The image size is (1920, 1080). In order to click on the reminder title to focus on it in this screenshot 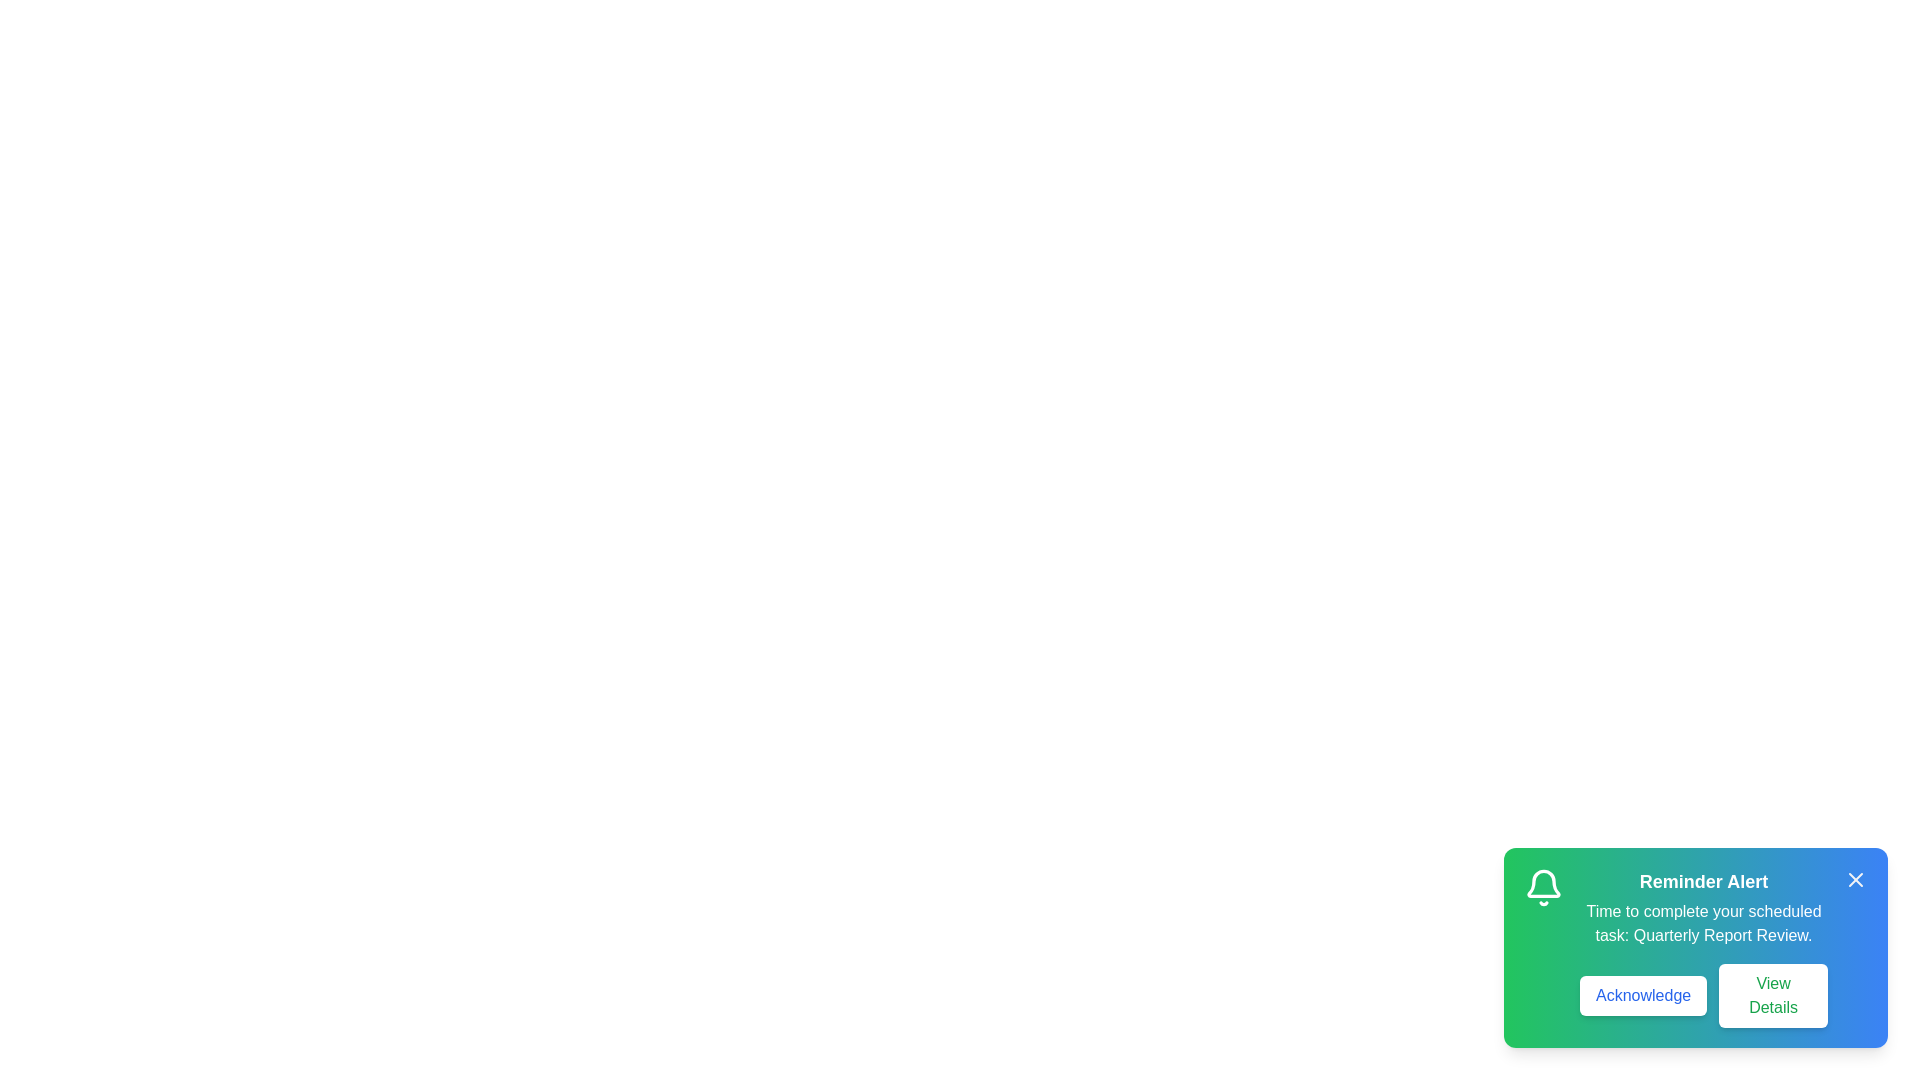, I will do `click(1703, 881)`.